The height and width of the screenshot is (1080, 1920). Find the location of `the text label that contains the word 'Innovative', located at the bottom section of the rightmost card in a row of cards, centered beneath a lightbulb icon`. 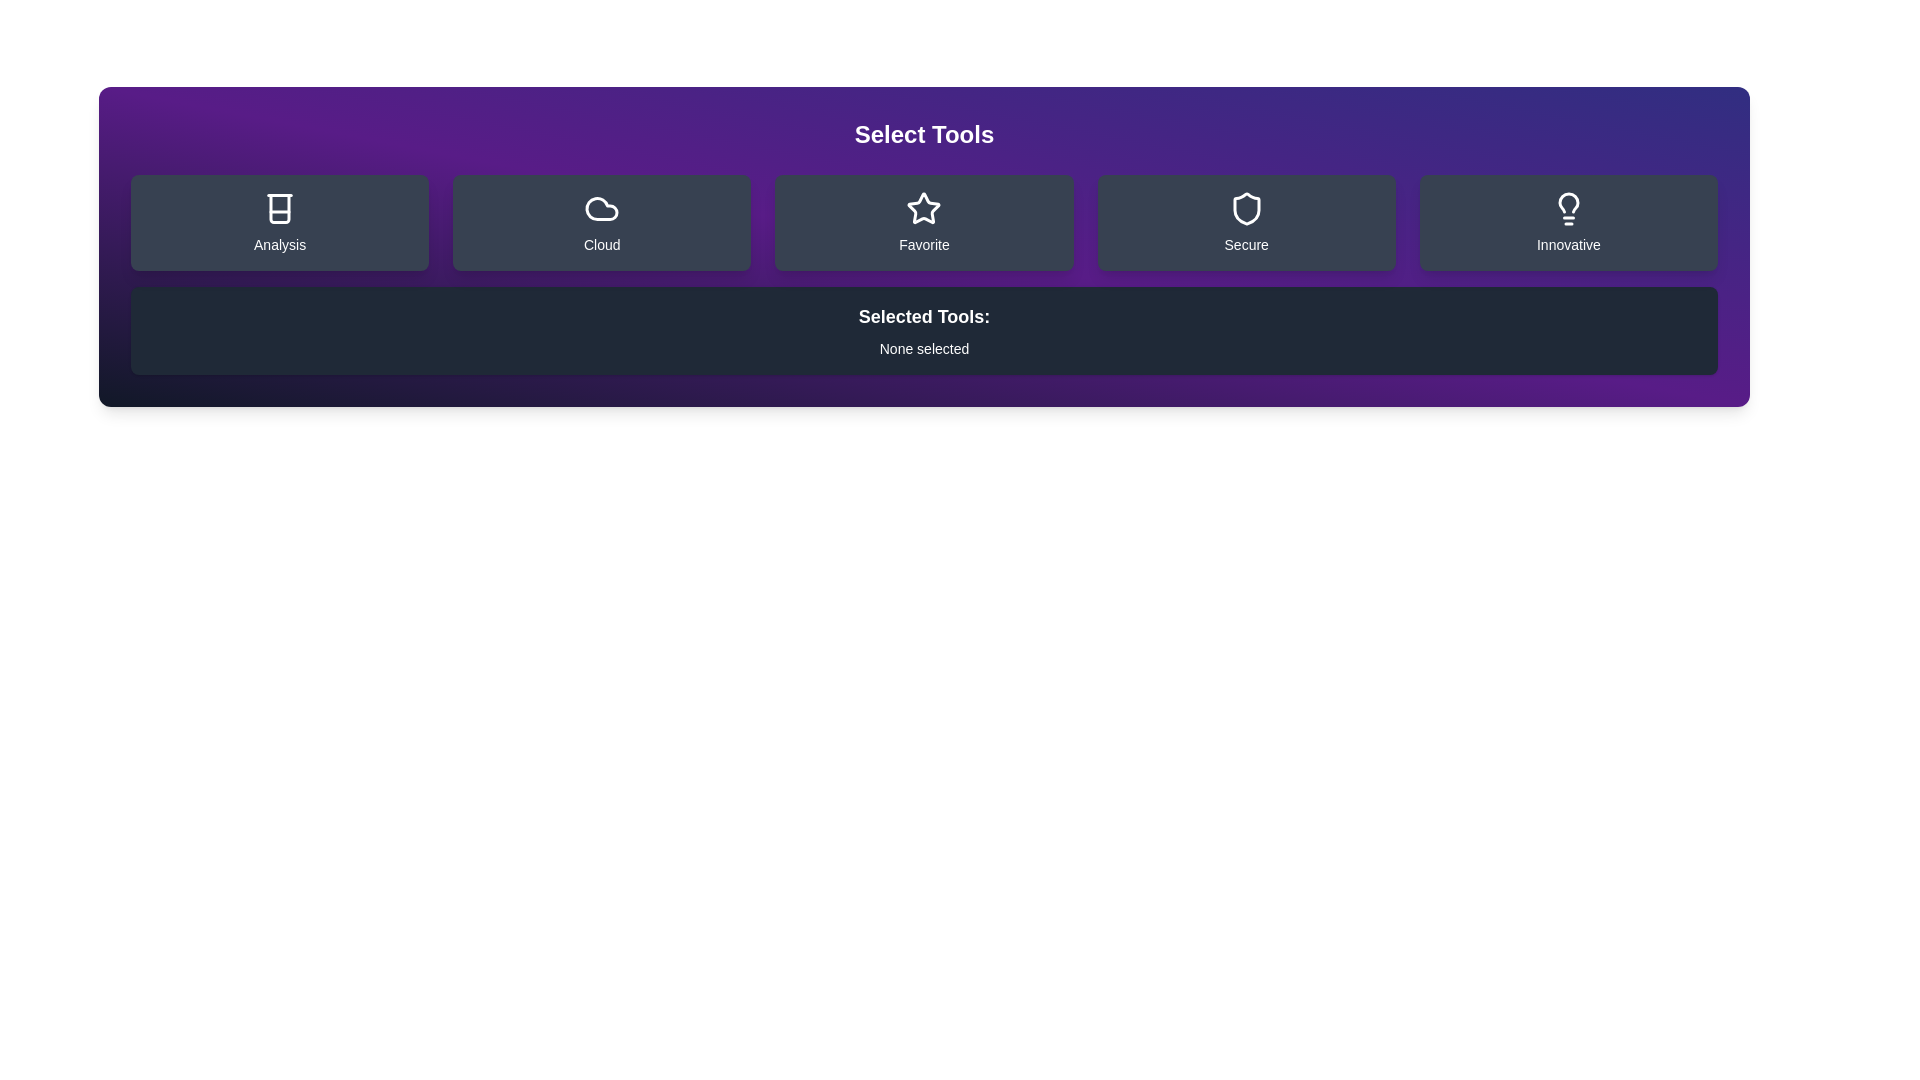

the text label that contains the word 'Innovative', located at the bottom section of the rightmost card in a row of cards, centered beneath a lightbulb icon is located at coordinates (1567, 244).